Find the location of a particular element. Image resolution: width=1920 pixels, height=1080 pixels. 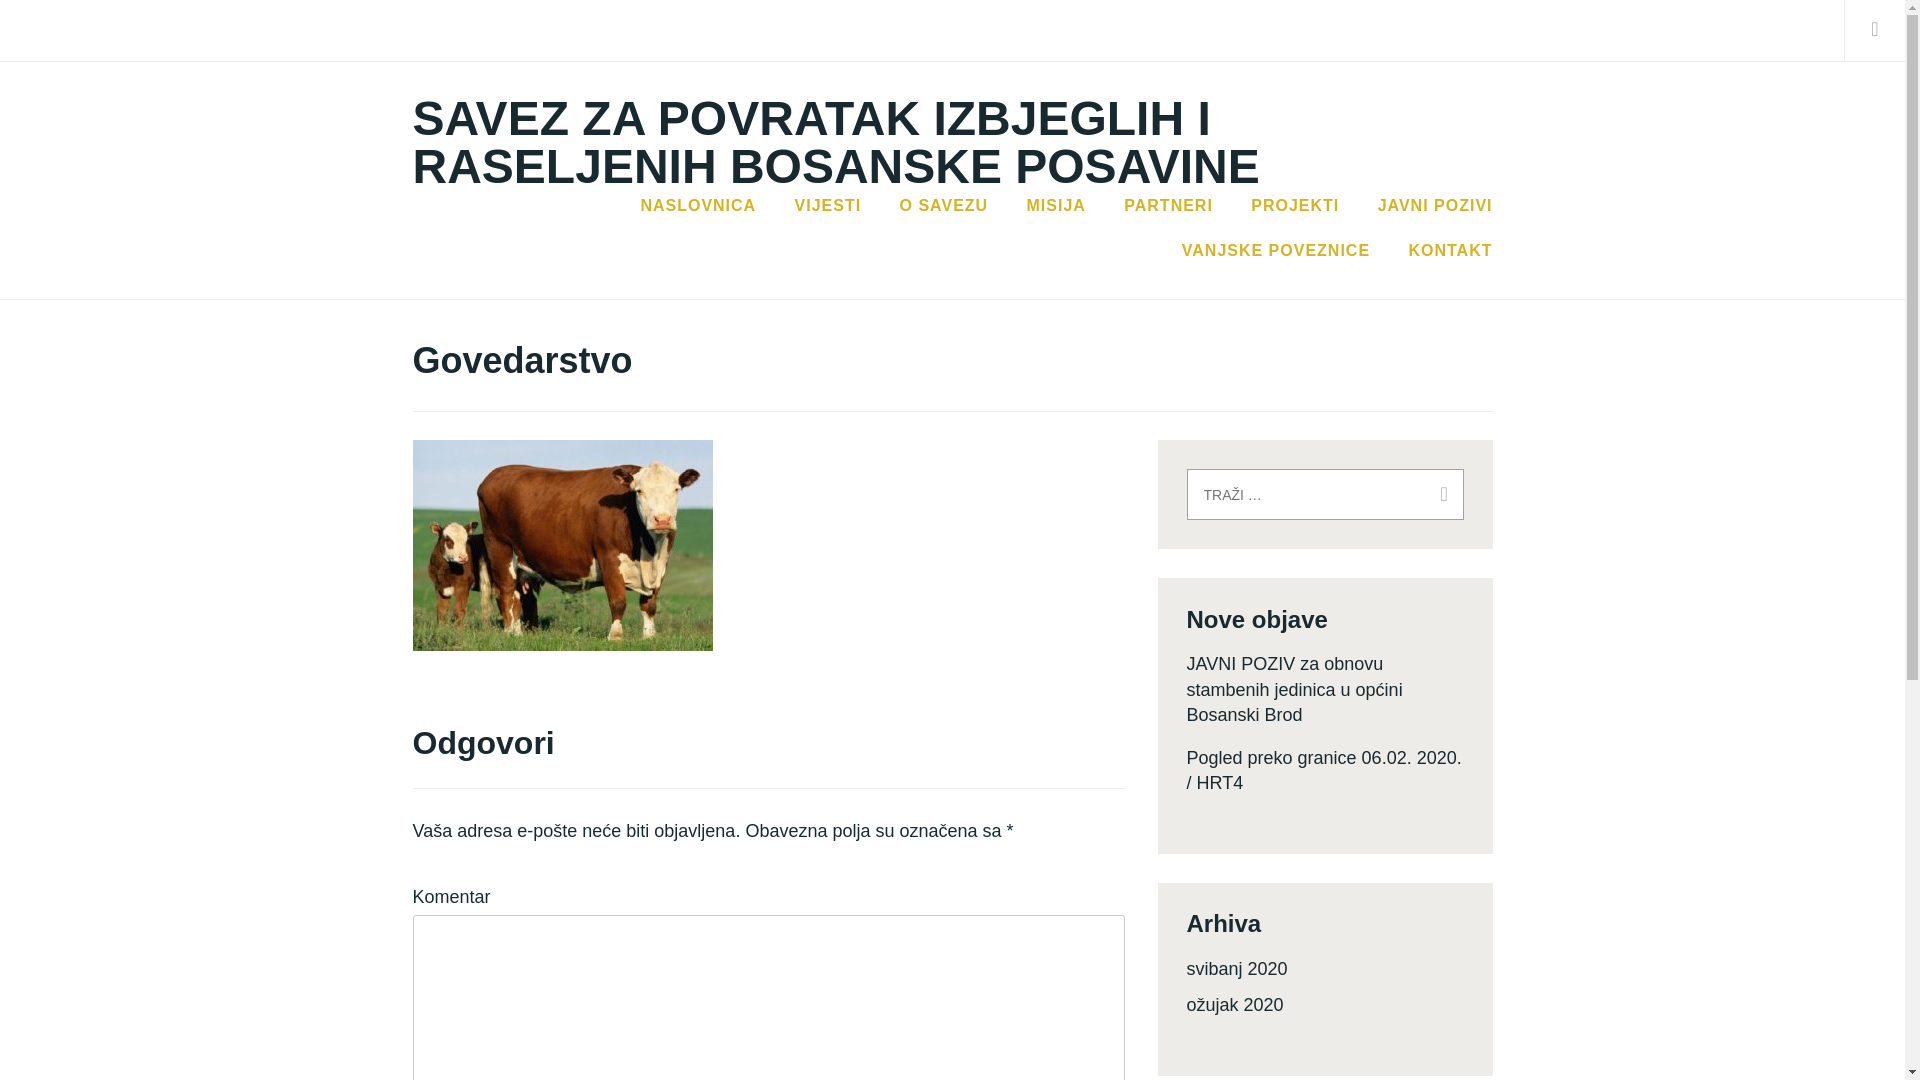

'JAVNI POZIVI' is located at coordinates (1434, 205).